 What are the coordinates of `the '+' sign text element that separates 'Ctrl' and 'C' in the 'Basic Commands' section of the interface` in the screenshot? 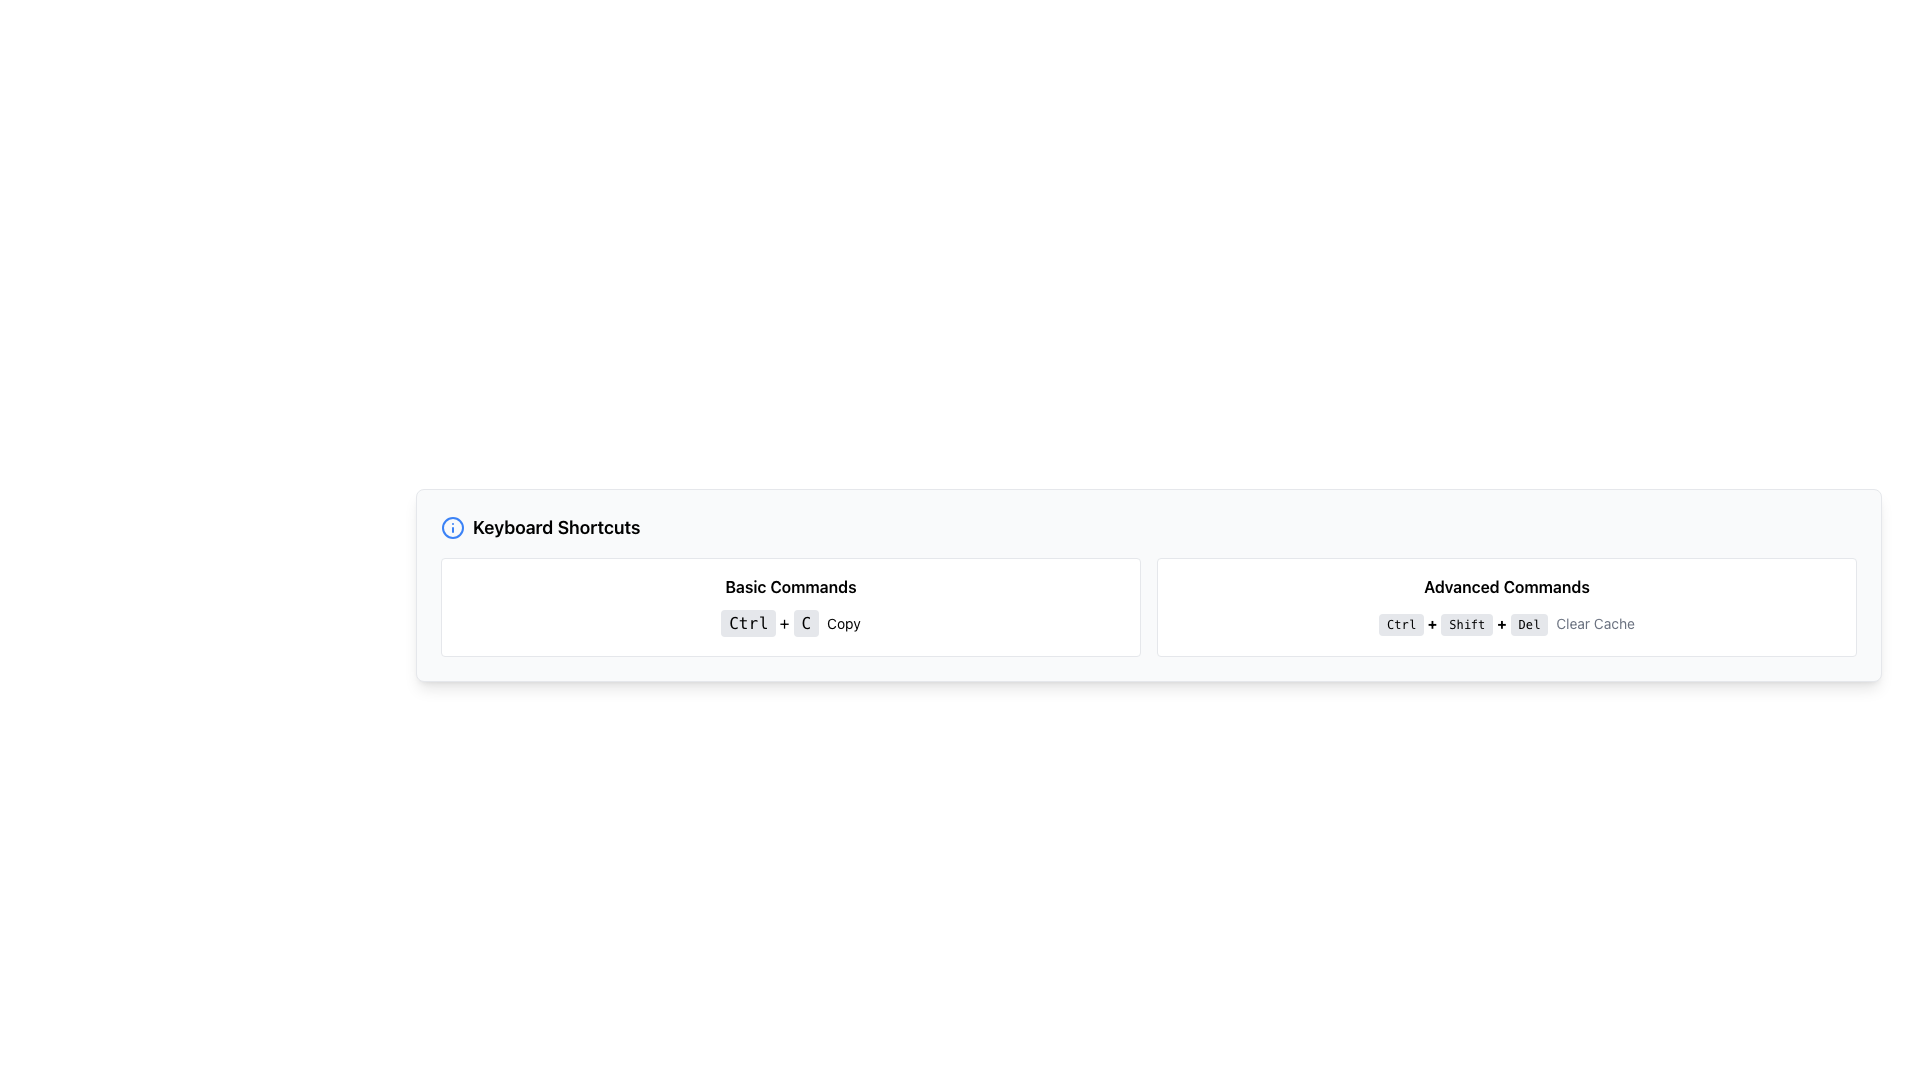 It's located at (783, 622).